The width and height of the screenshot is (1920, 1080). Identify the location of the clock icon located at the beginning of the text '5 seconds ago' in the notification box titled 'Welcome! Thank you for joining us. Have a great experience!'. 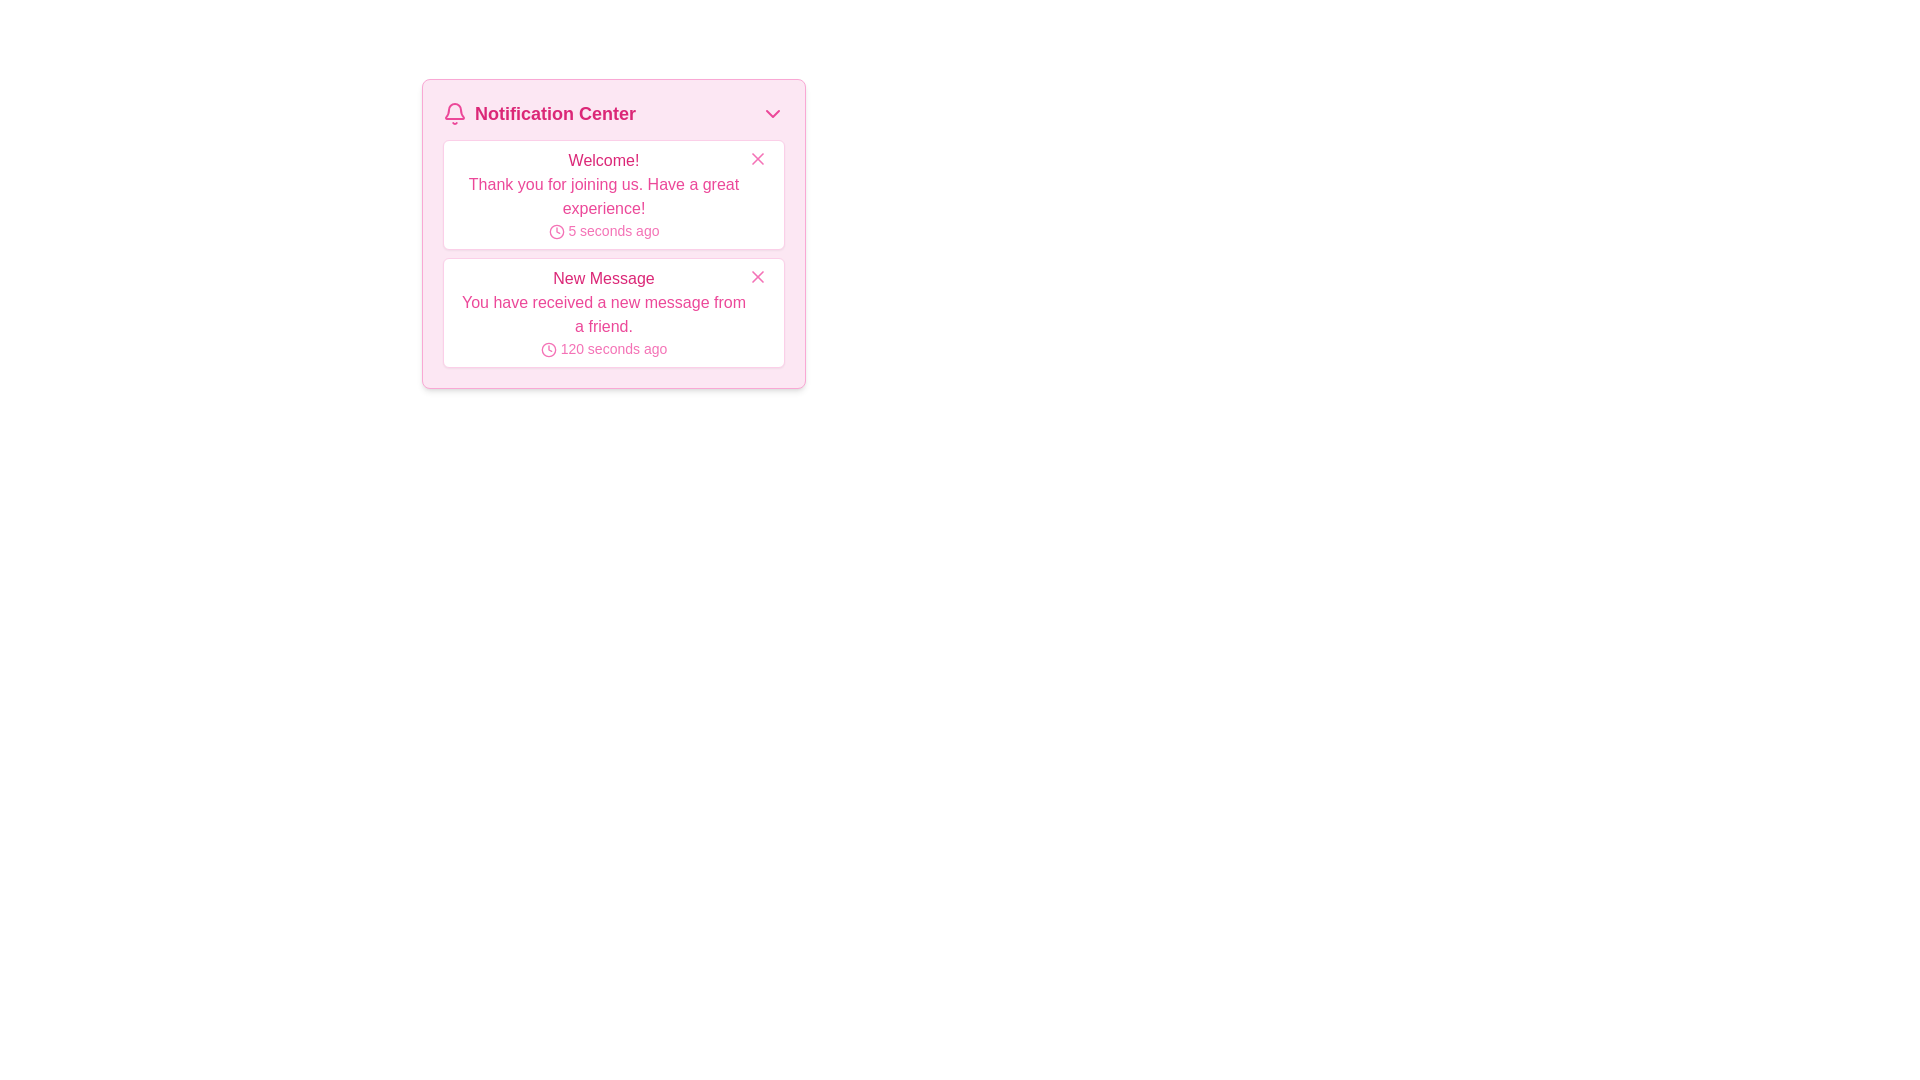
(556, 231).